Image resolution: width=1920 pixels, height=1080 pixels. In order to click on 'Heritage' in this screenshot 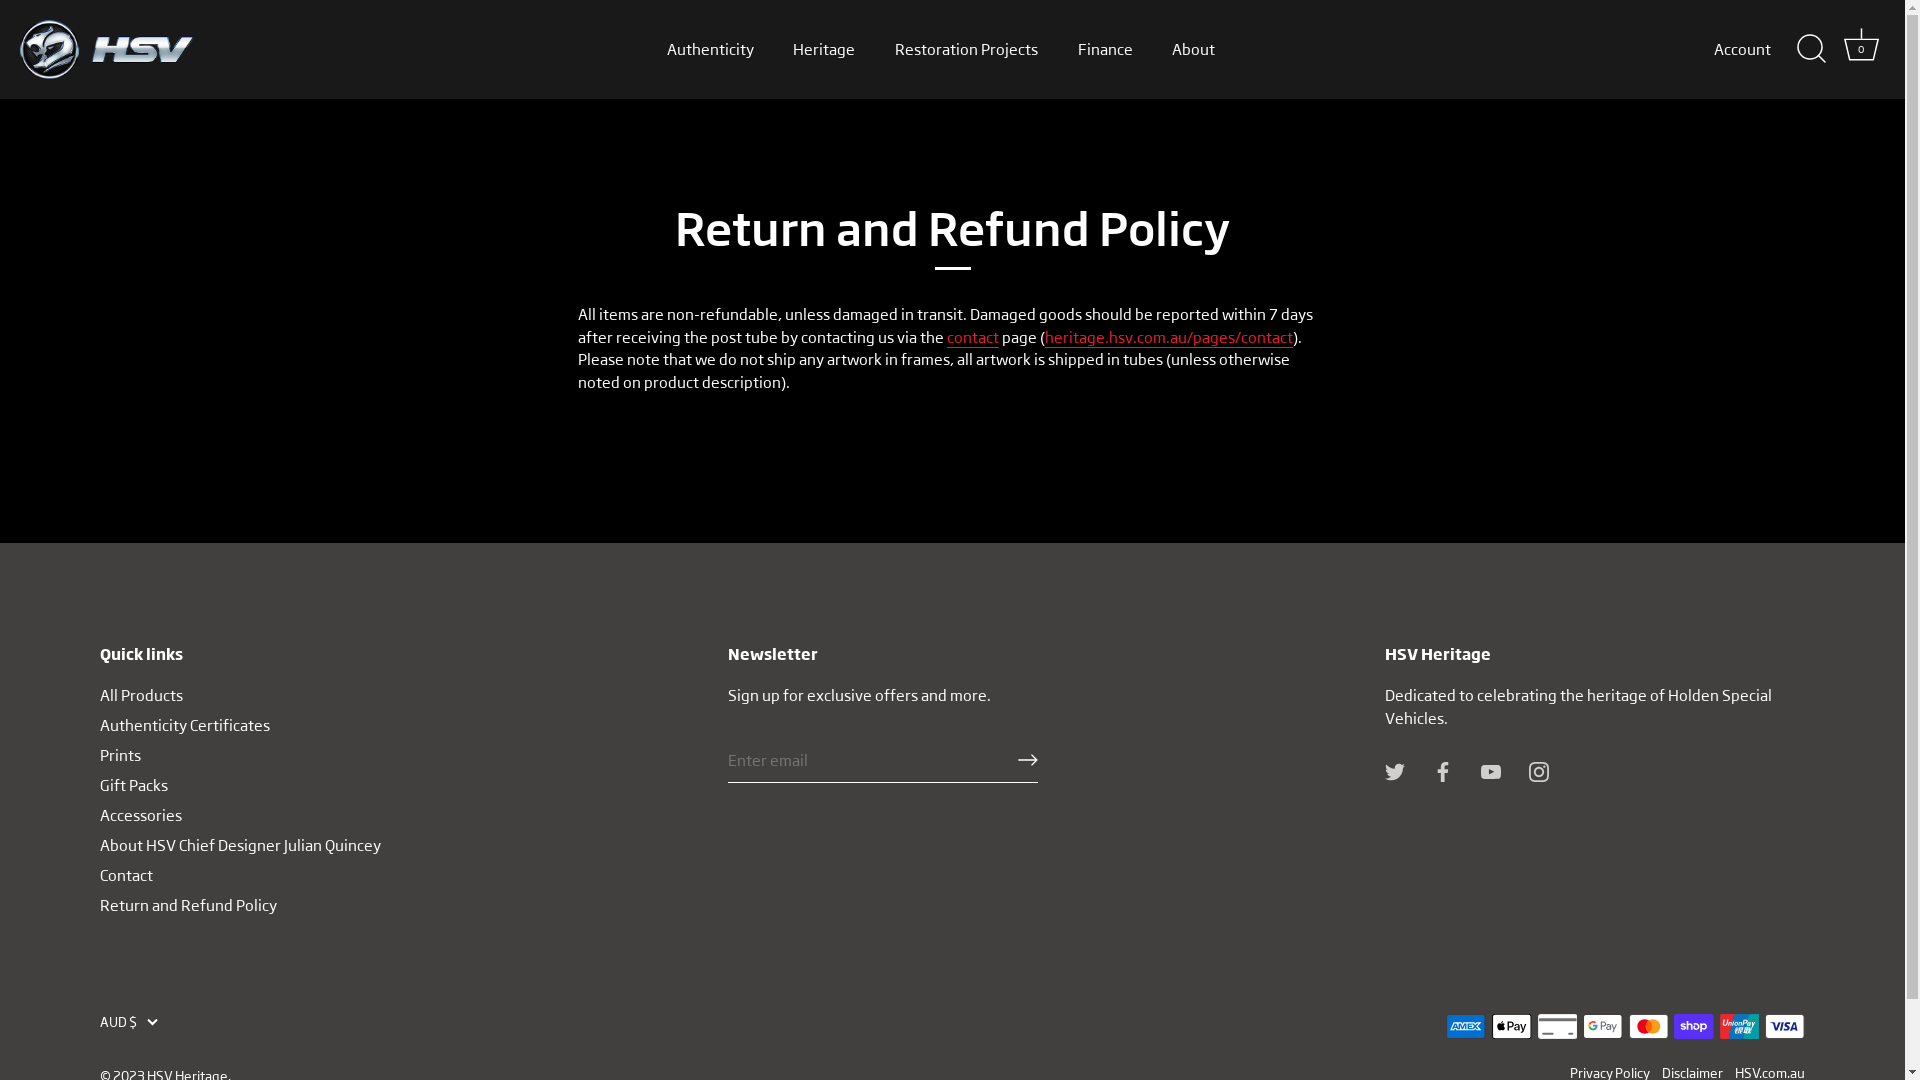, I will do `click(773, 48)`.